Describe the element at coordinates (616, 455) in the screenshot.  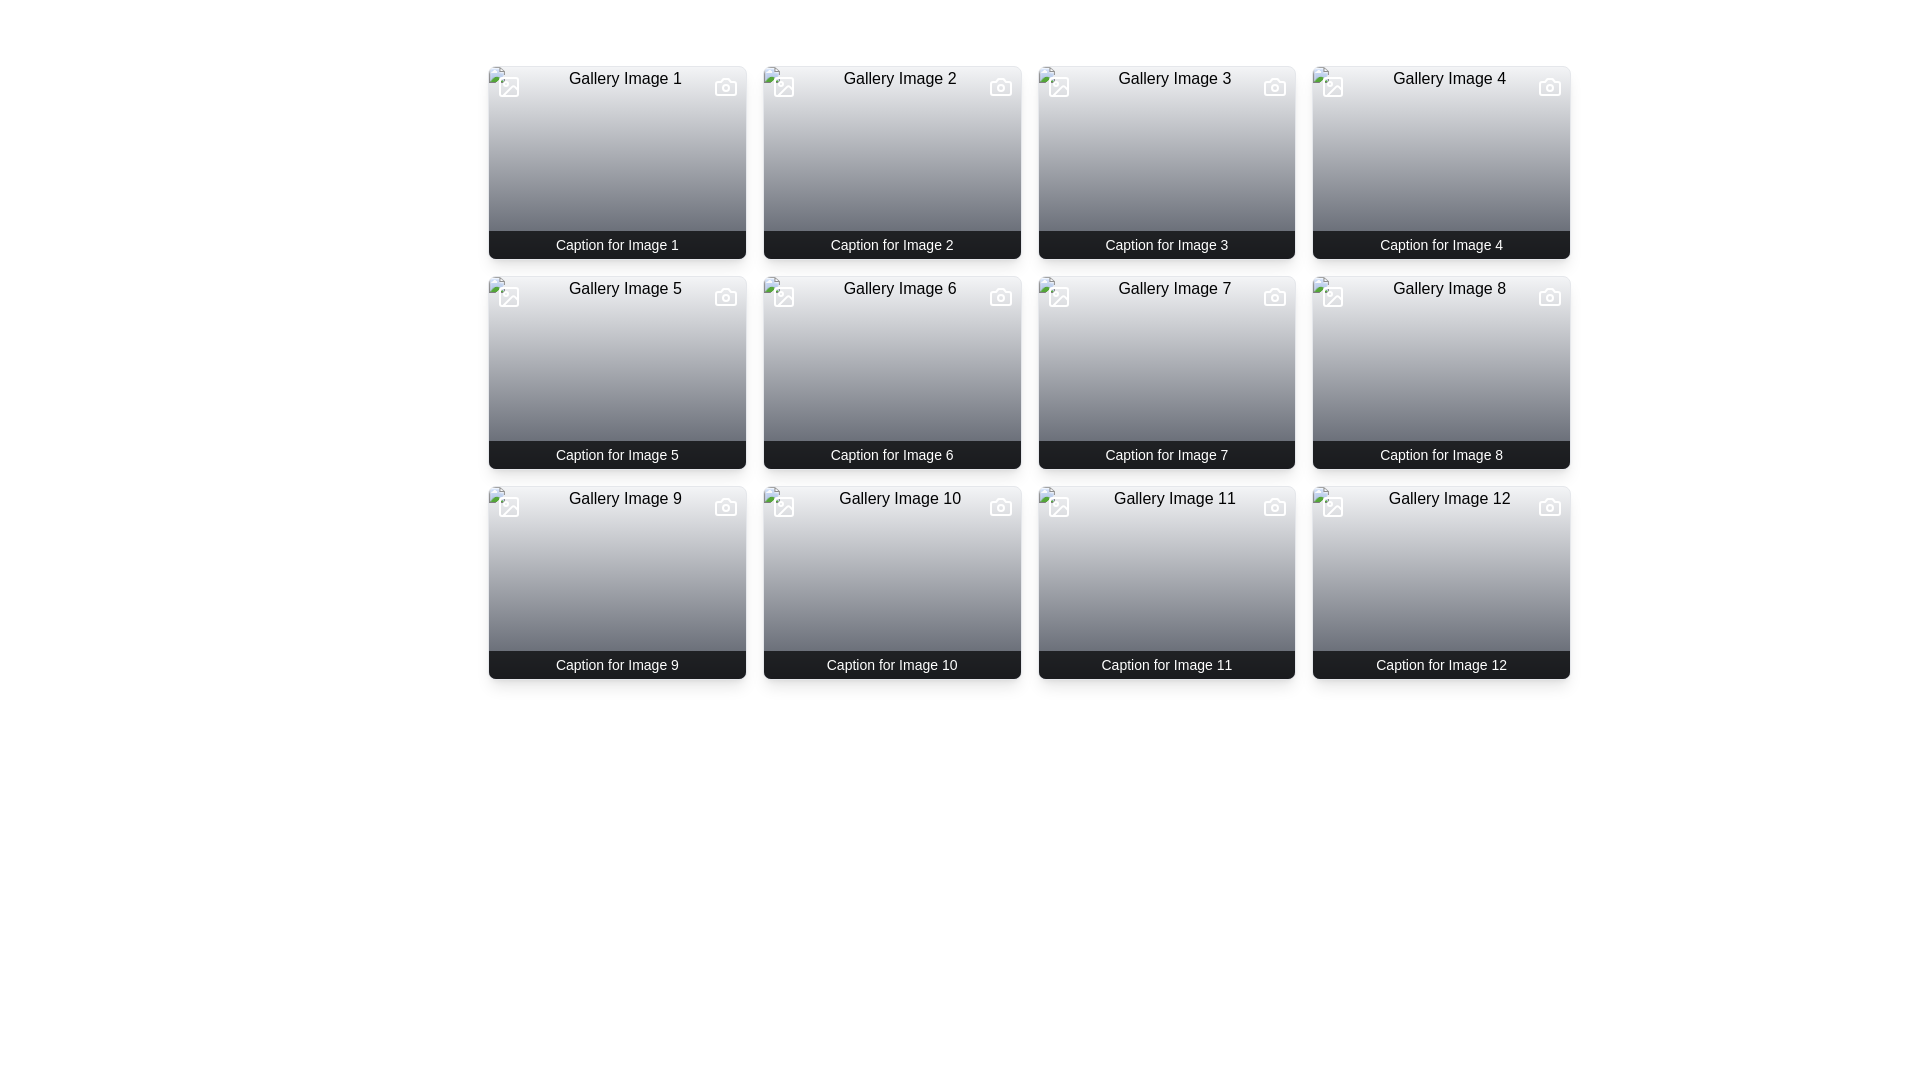
I see `the Text label displaying 'Caption for Image 5', which is located at the bottom of the gallery card labeled 'Gallery Image 5'` at that location.